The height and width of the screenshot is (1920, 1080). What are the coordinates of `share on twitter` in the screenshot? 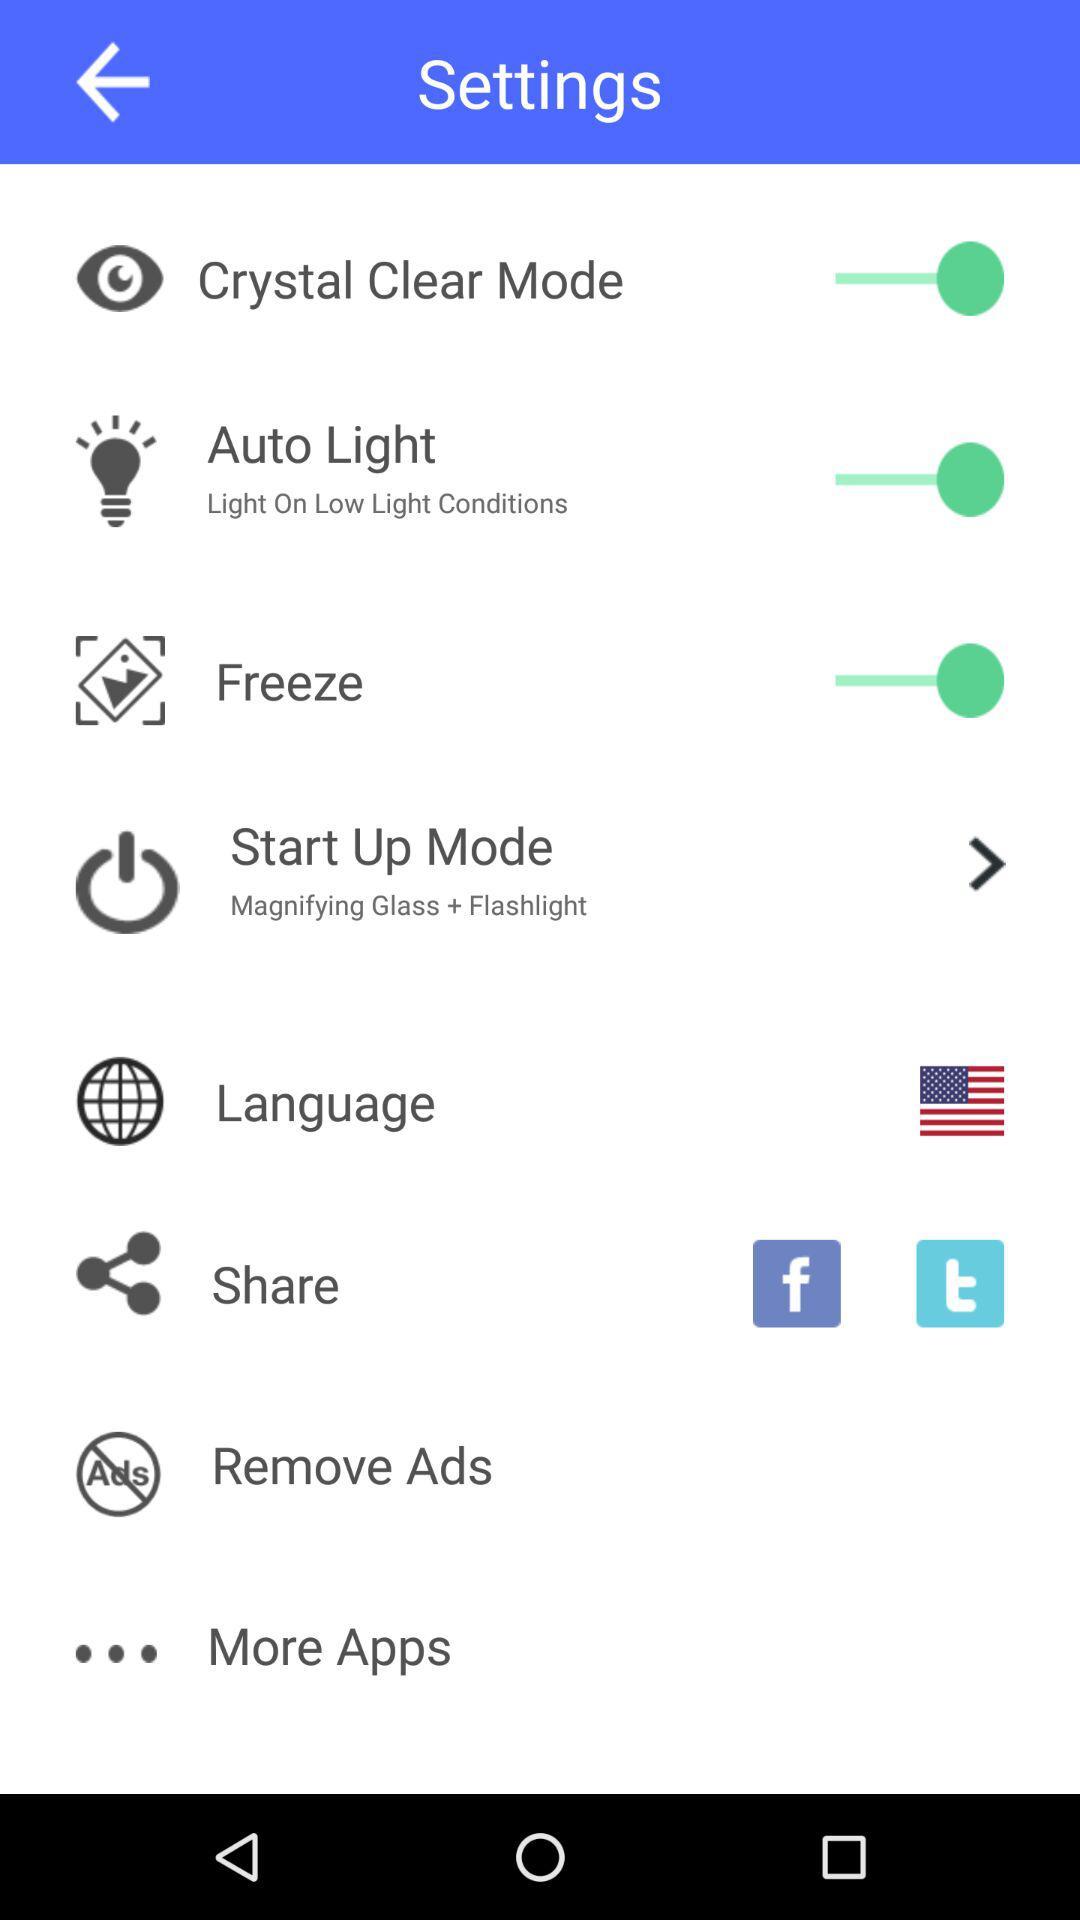 It's located at (959, 1283).